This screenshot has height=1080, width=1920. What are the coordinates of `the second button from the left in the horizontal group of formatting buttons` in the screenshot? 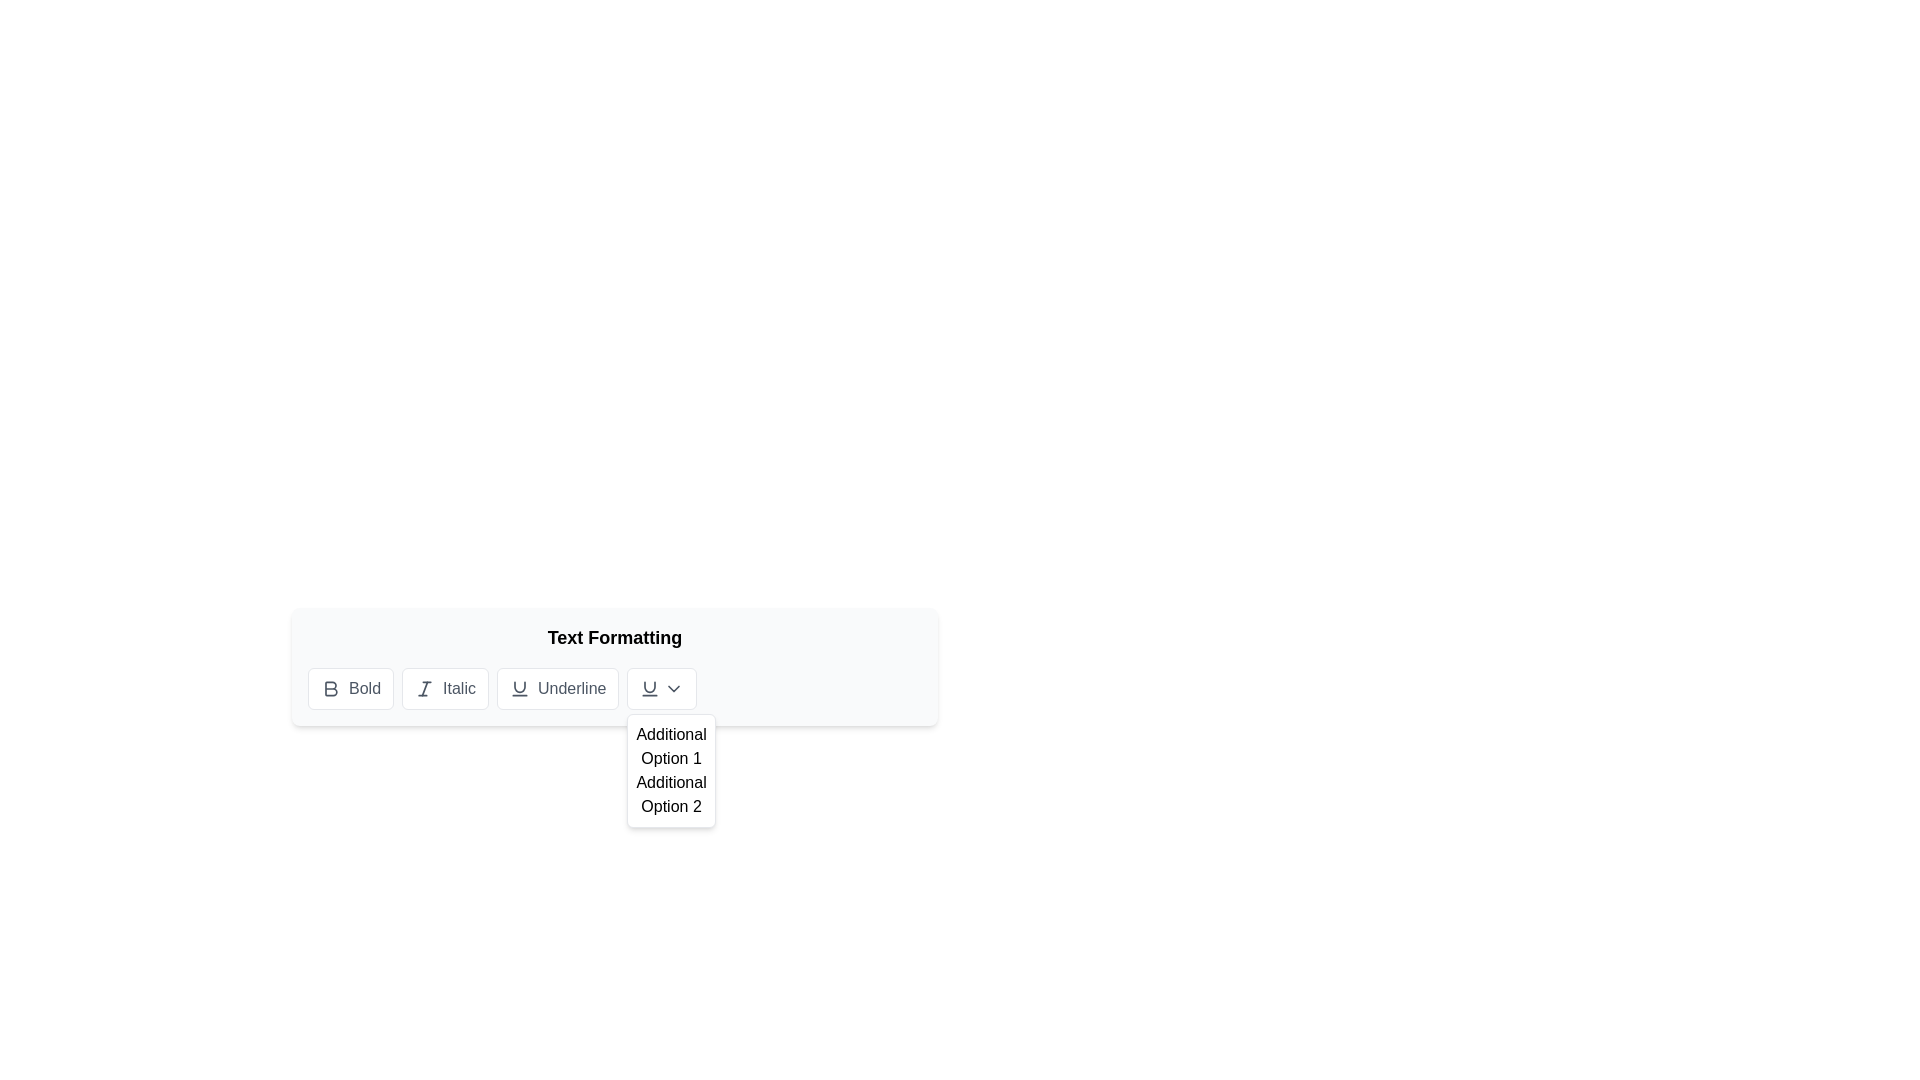 It's located at (444, 688).